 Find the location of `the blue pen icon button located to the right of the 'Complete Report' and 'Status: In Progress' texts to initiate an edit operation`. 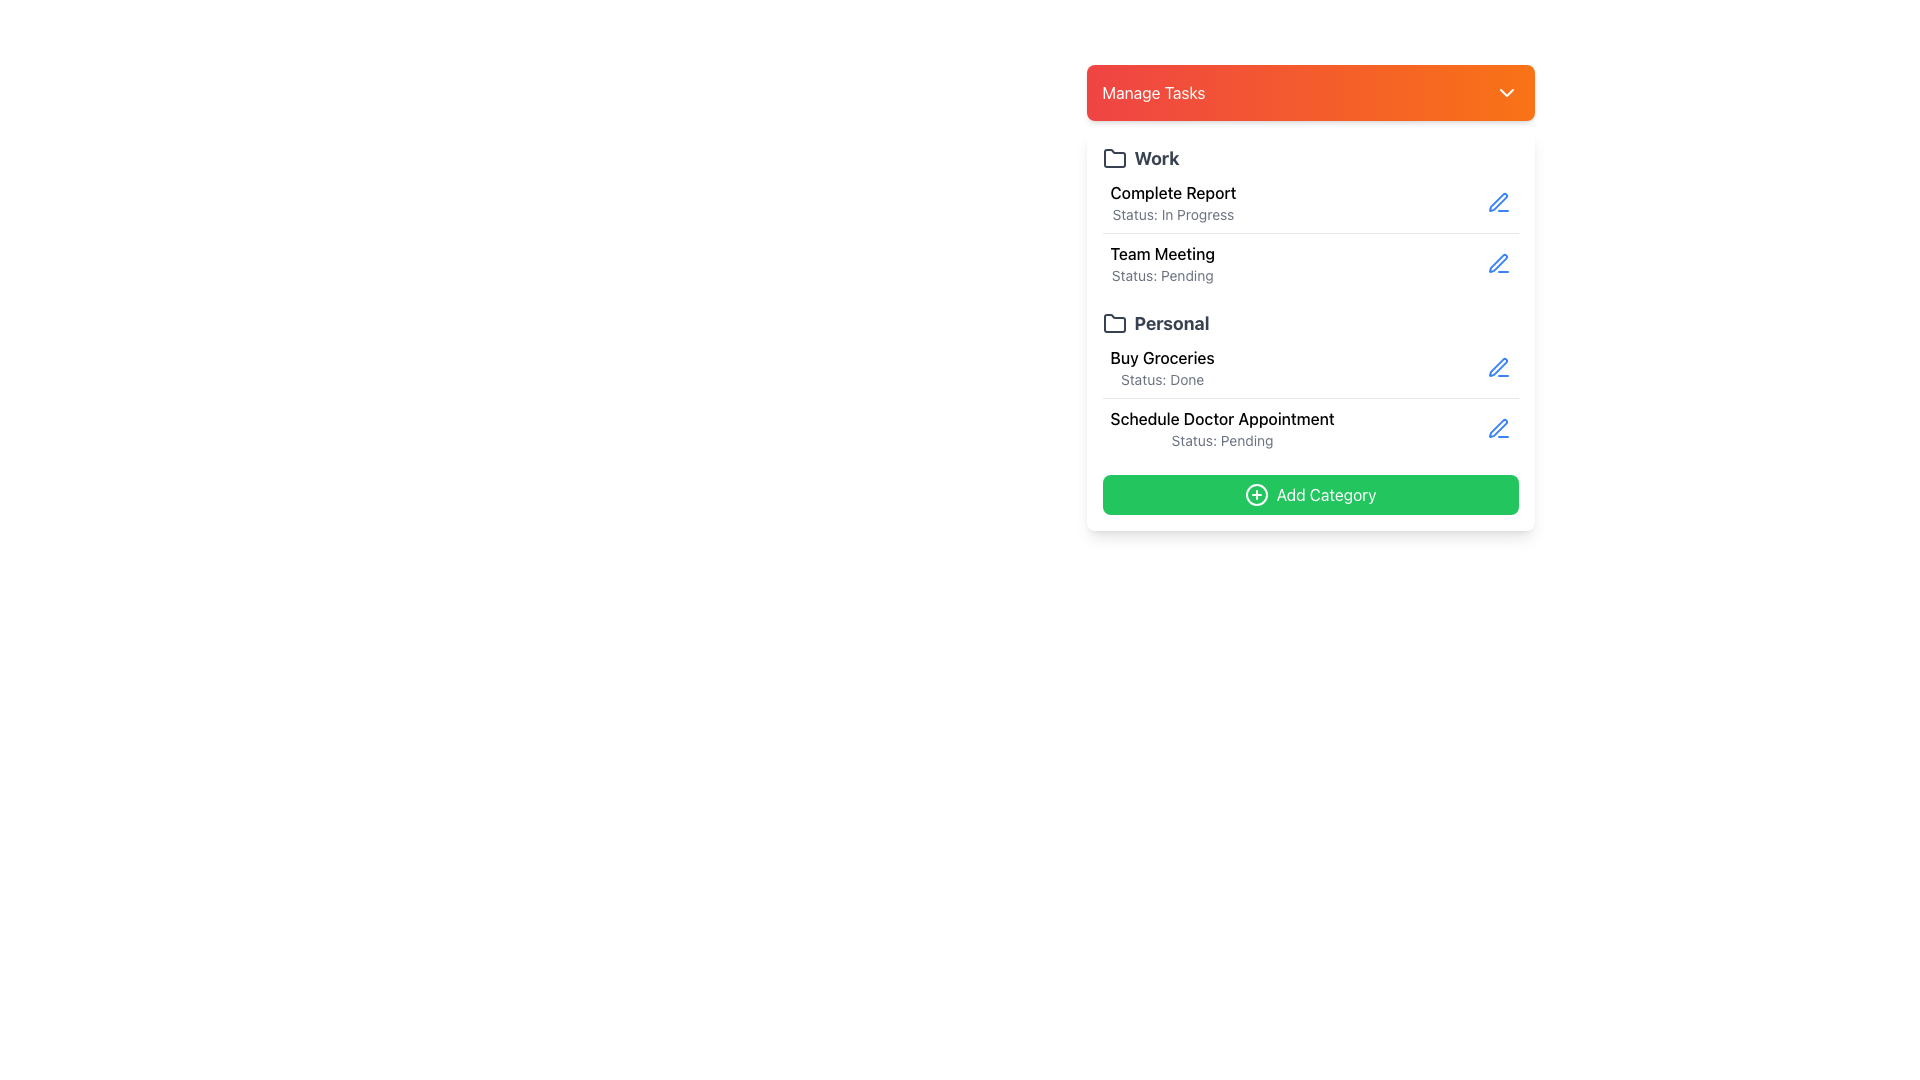

the blue pen icon button located to the right of the 'Complete Report' and 'Status: In Progress' texts to initiate an edit operation is located at coordinates (1498, 203).